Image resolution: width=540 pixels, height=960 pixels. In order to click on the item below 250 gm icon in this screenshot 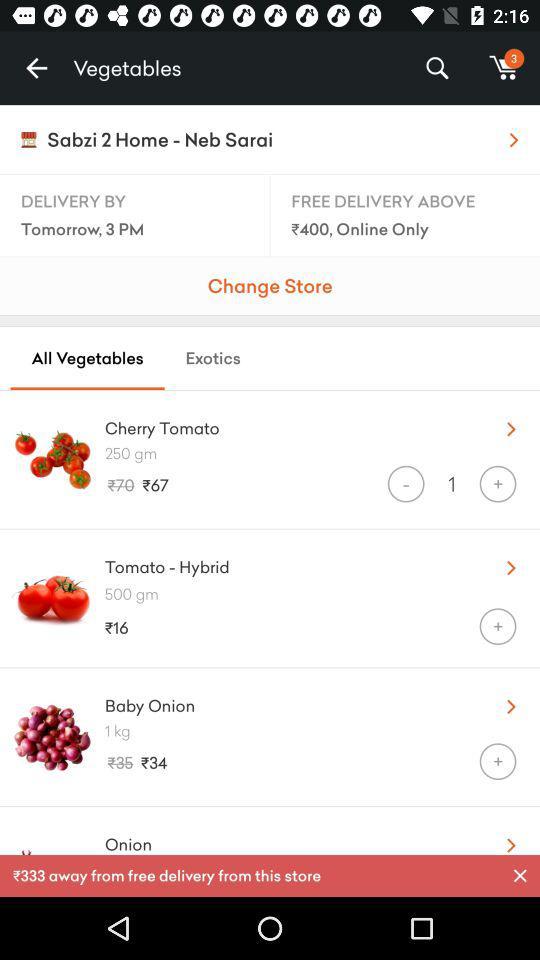, I will do `click(405, 483)`.